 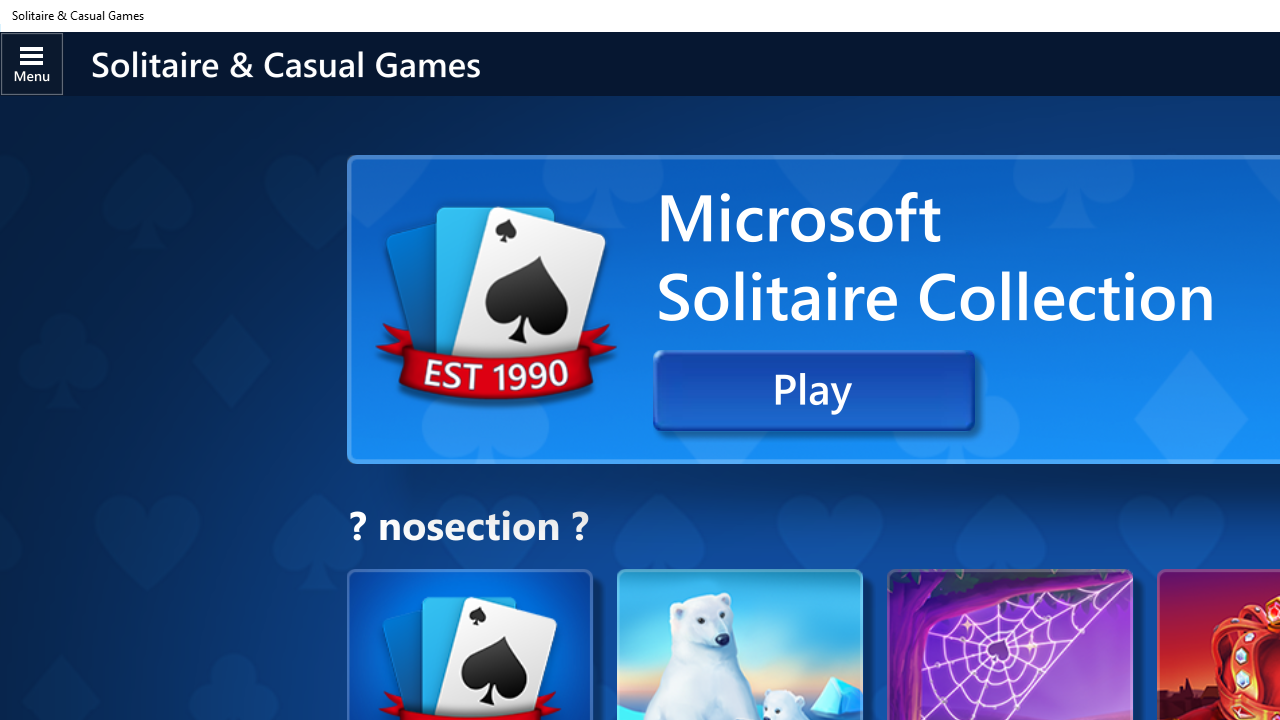 I want to click on 'Play', so click(x=814, y=390).